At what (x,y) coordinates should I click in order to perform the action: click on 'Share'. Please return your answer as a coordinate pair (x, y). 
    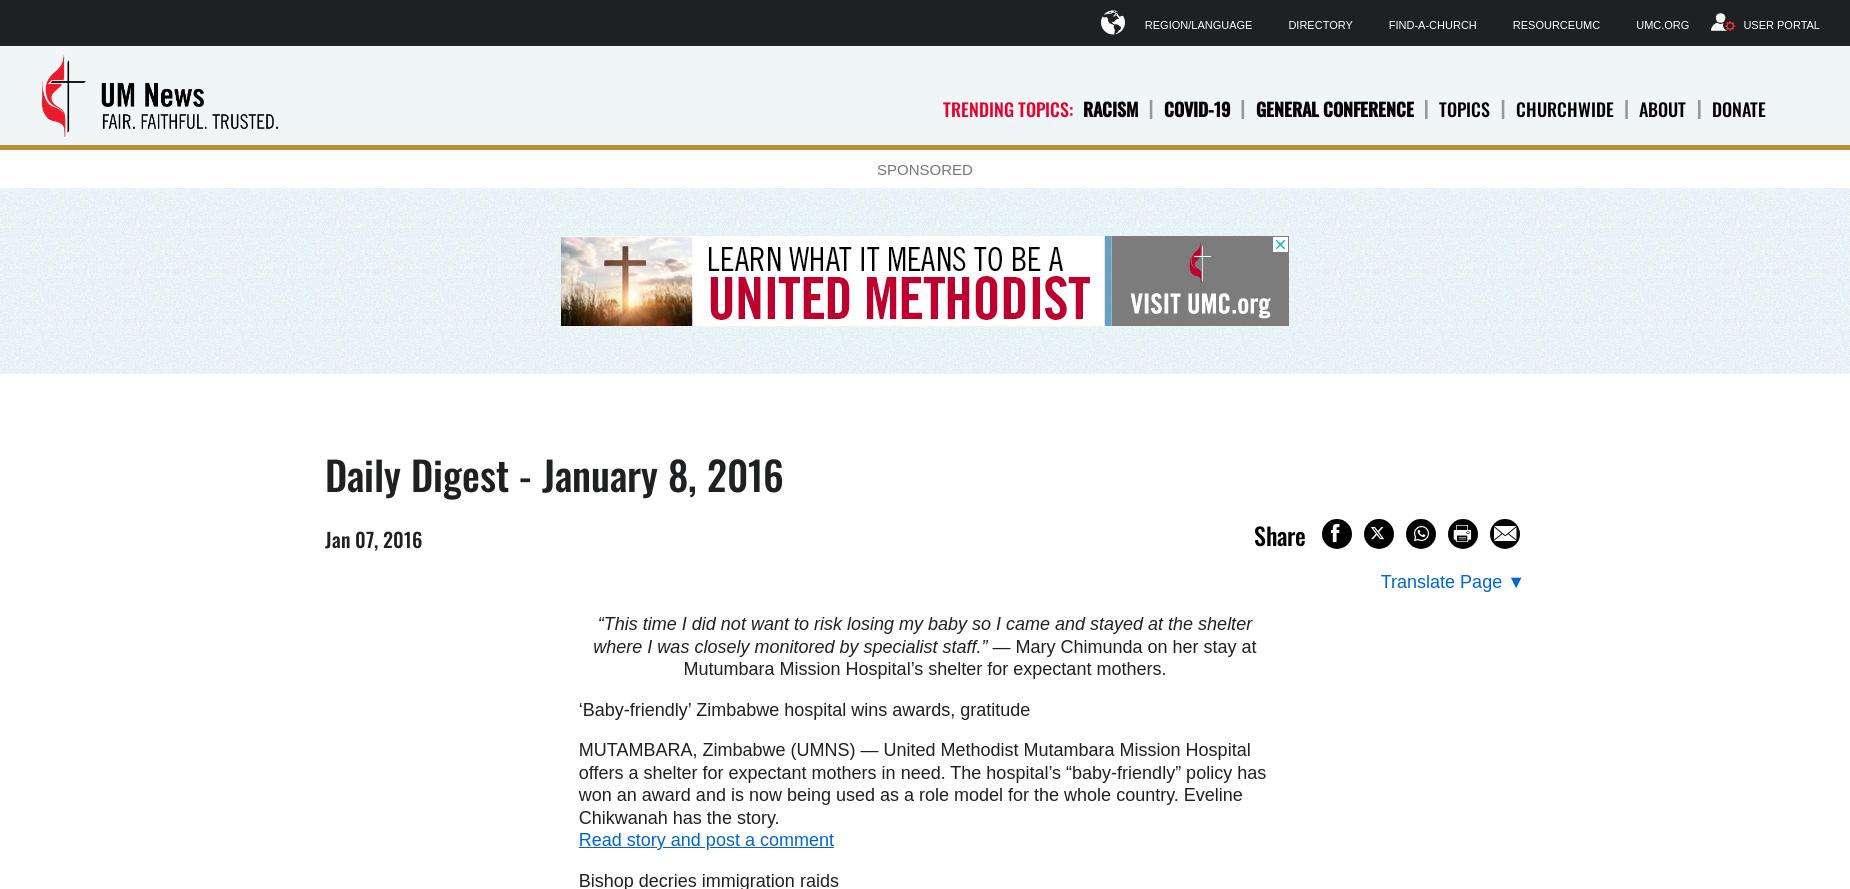
    Looking at the image, I should click on (1278, 535).